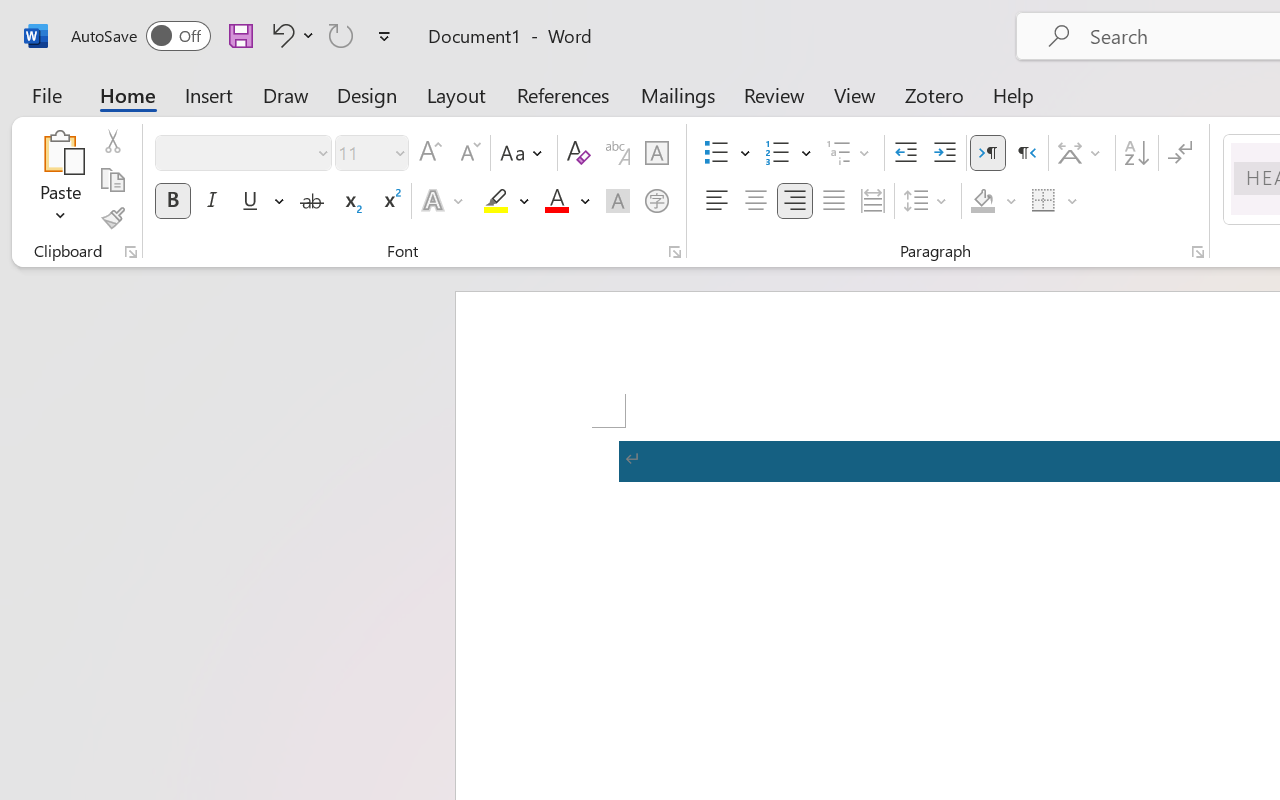  I want to click on 'Undo', so click(279, 34).